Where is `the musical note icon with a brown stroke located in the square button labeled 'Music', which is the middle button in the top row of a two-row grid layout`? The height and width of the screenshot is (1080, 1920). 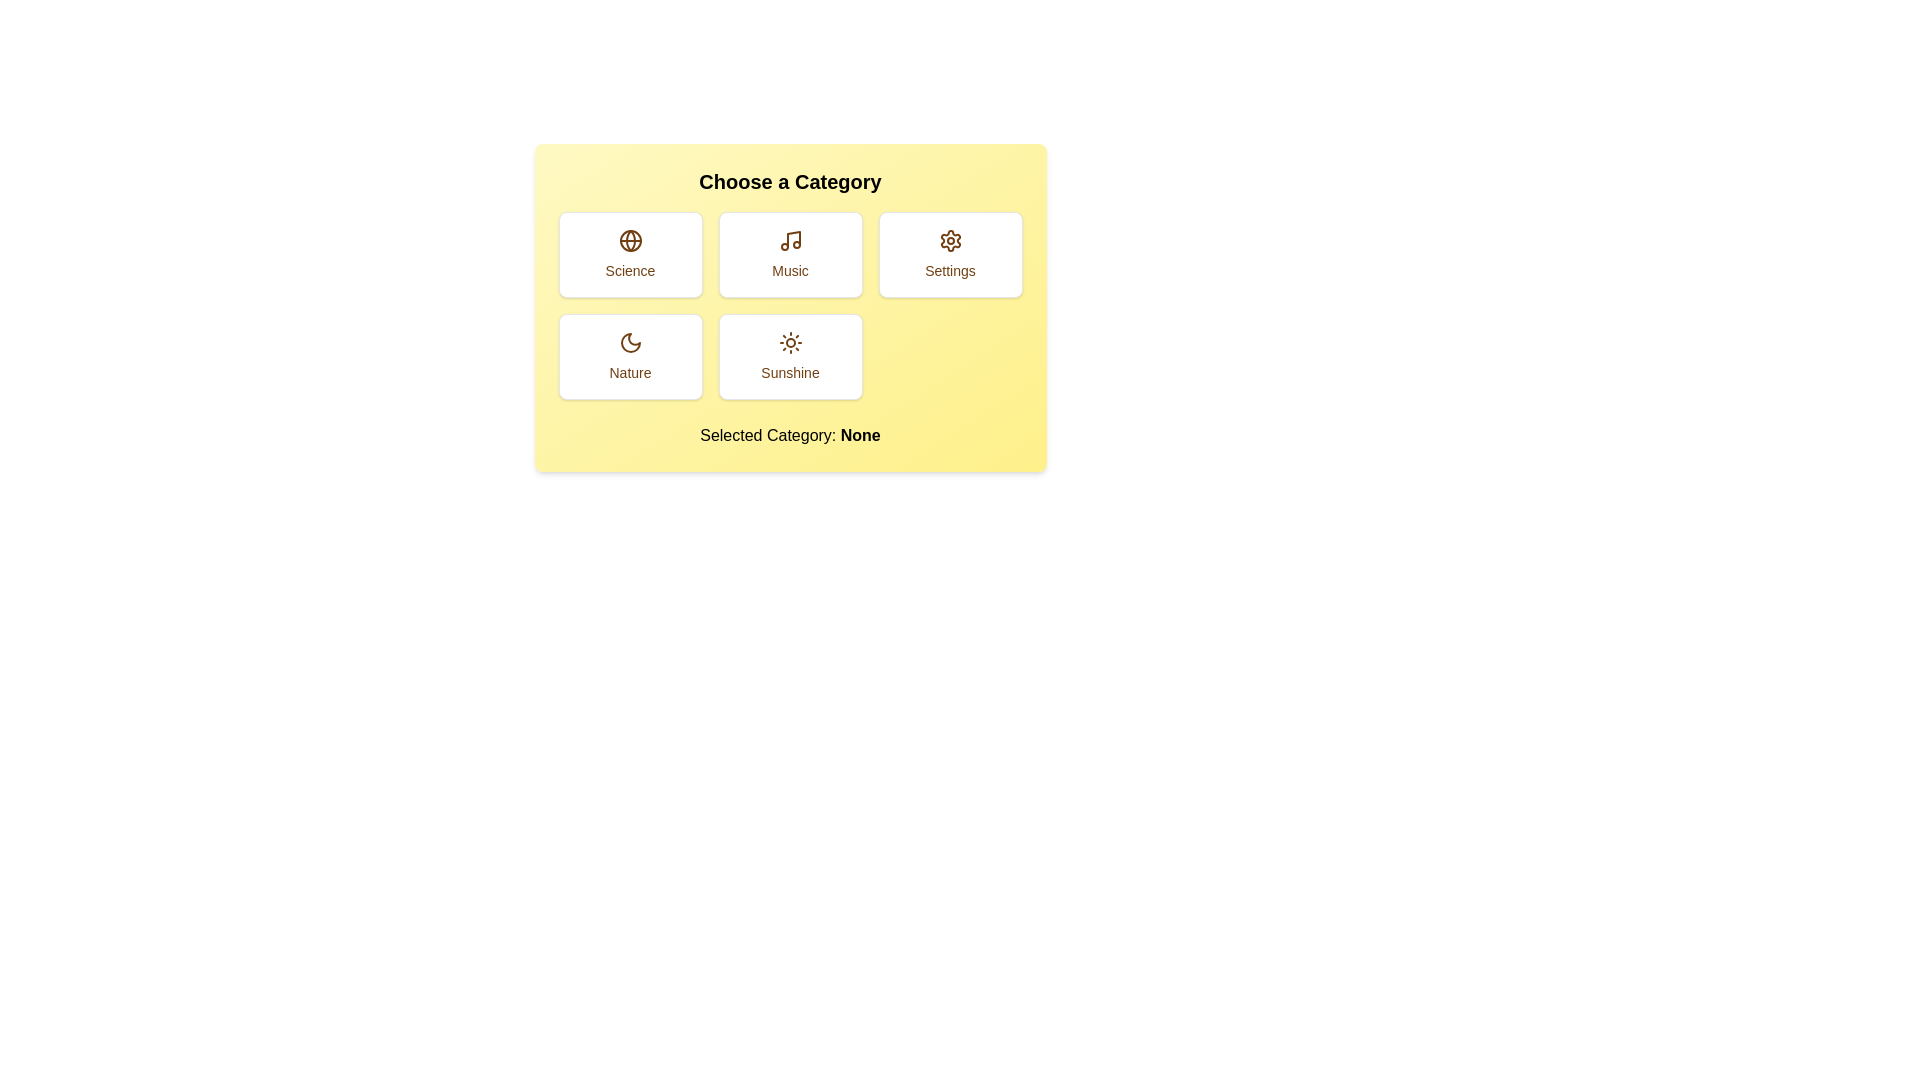 the musical note icon with a brown stroke located in the square button labeled 'Music', which is the middle button in the top row of a two-row grid layout is located at coordinates (789, 239).